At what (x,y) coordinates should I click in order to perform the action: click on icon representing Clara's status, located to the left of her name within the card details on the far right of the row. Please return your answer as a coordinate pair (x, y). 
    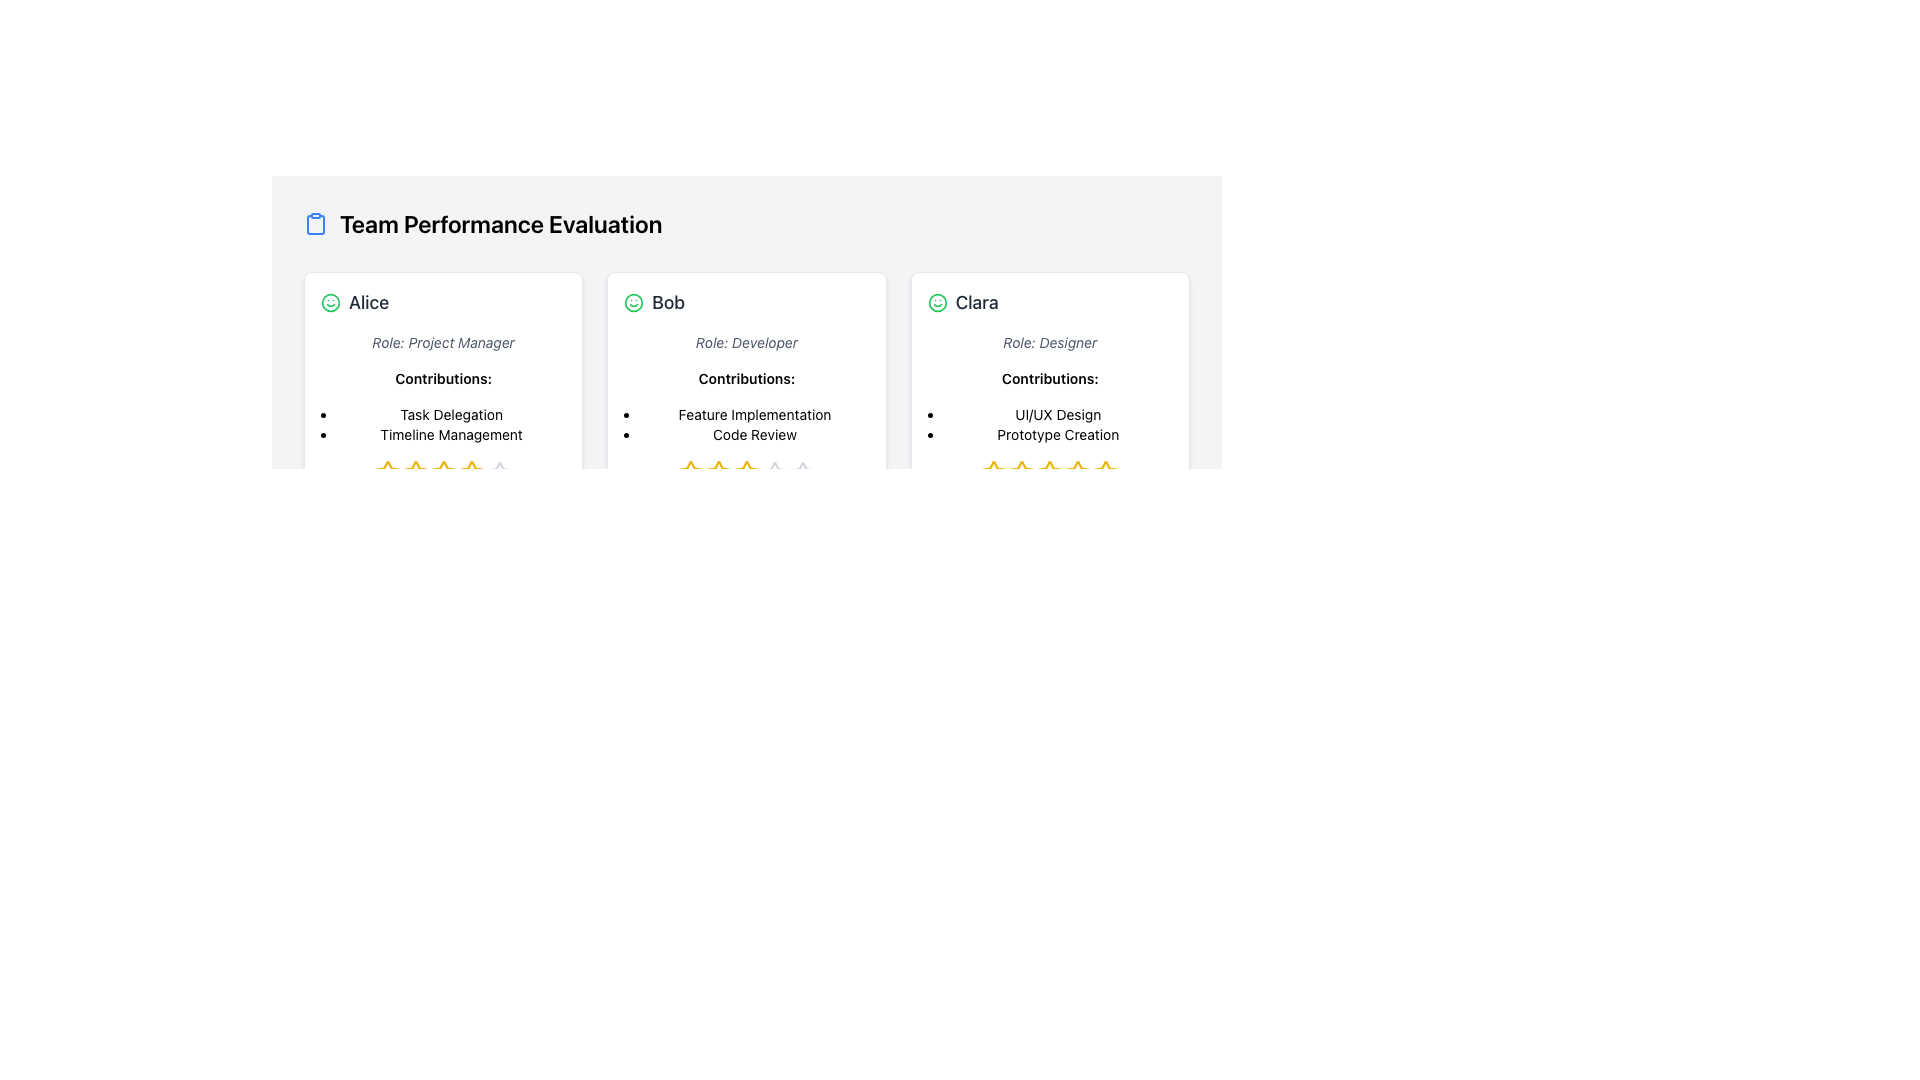
    Looking at the image, I should click on (936, 303).